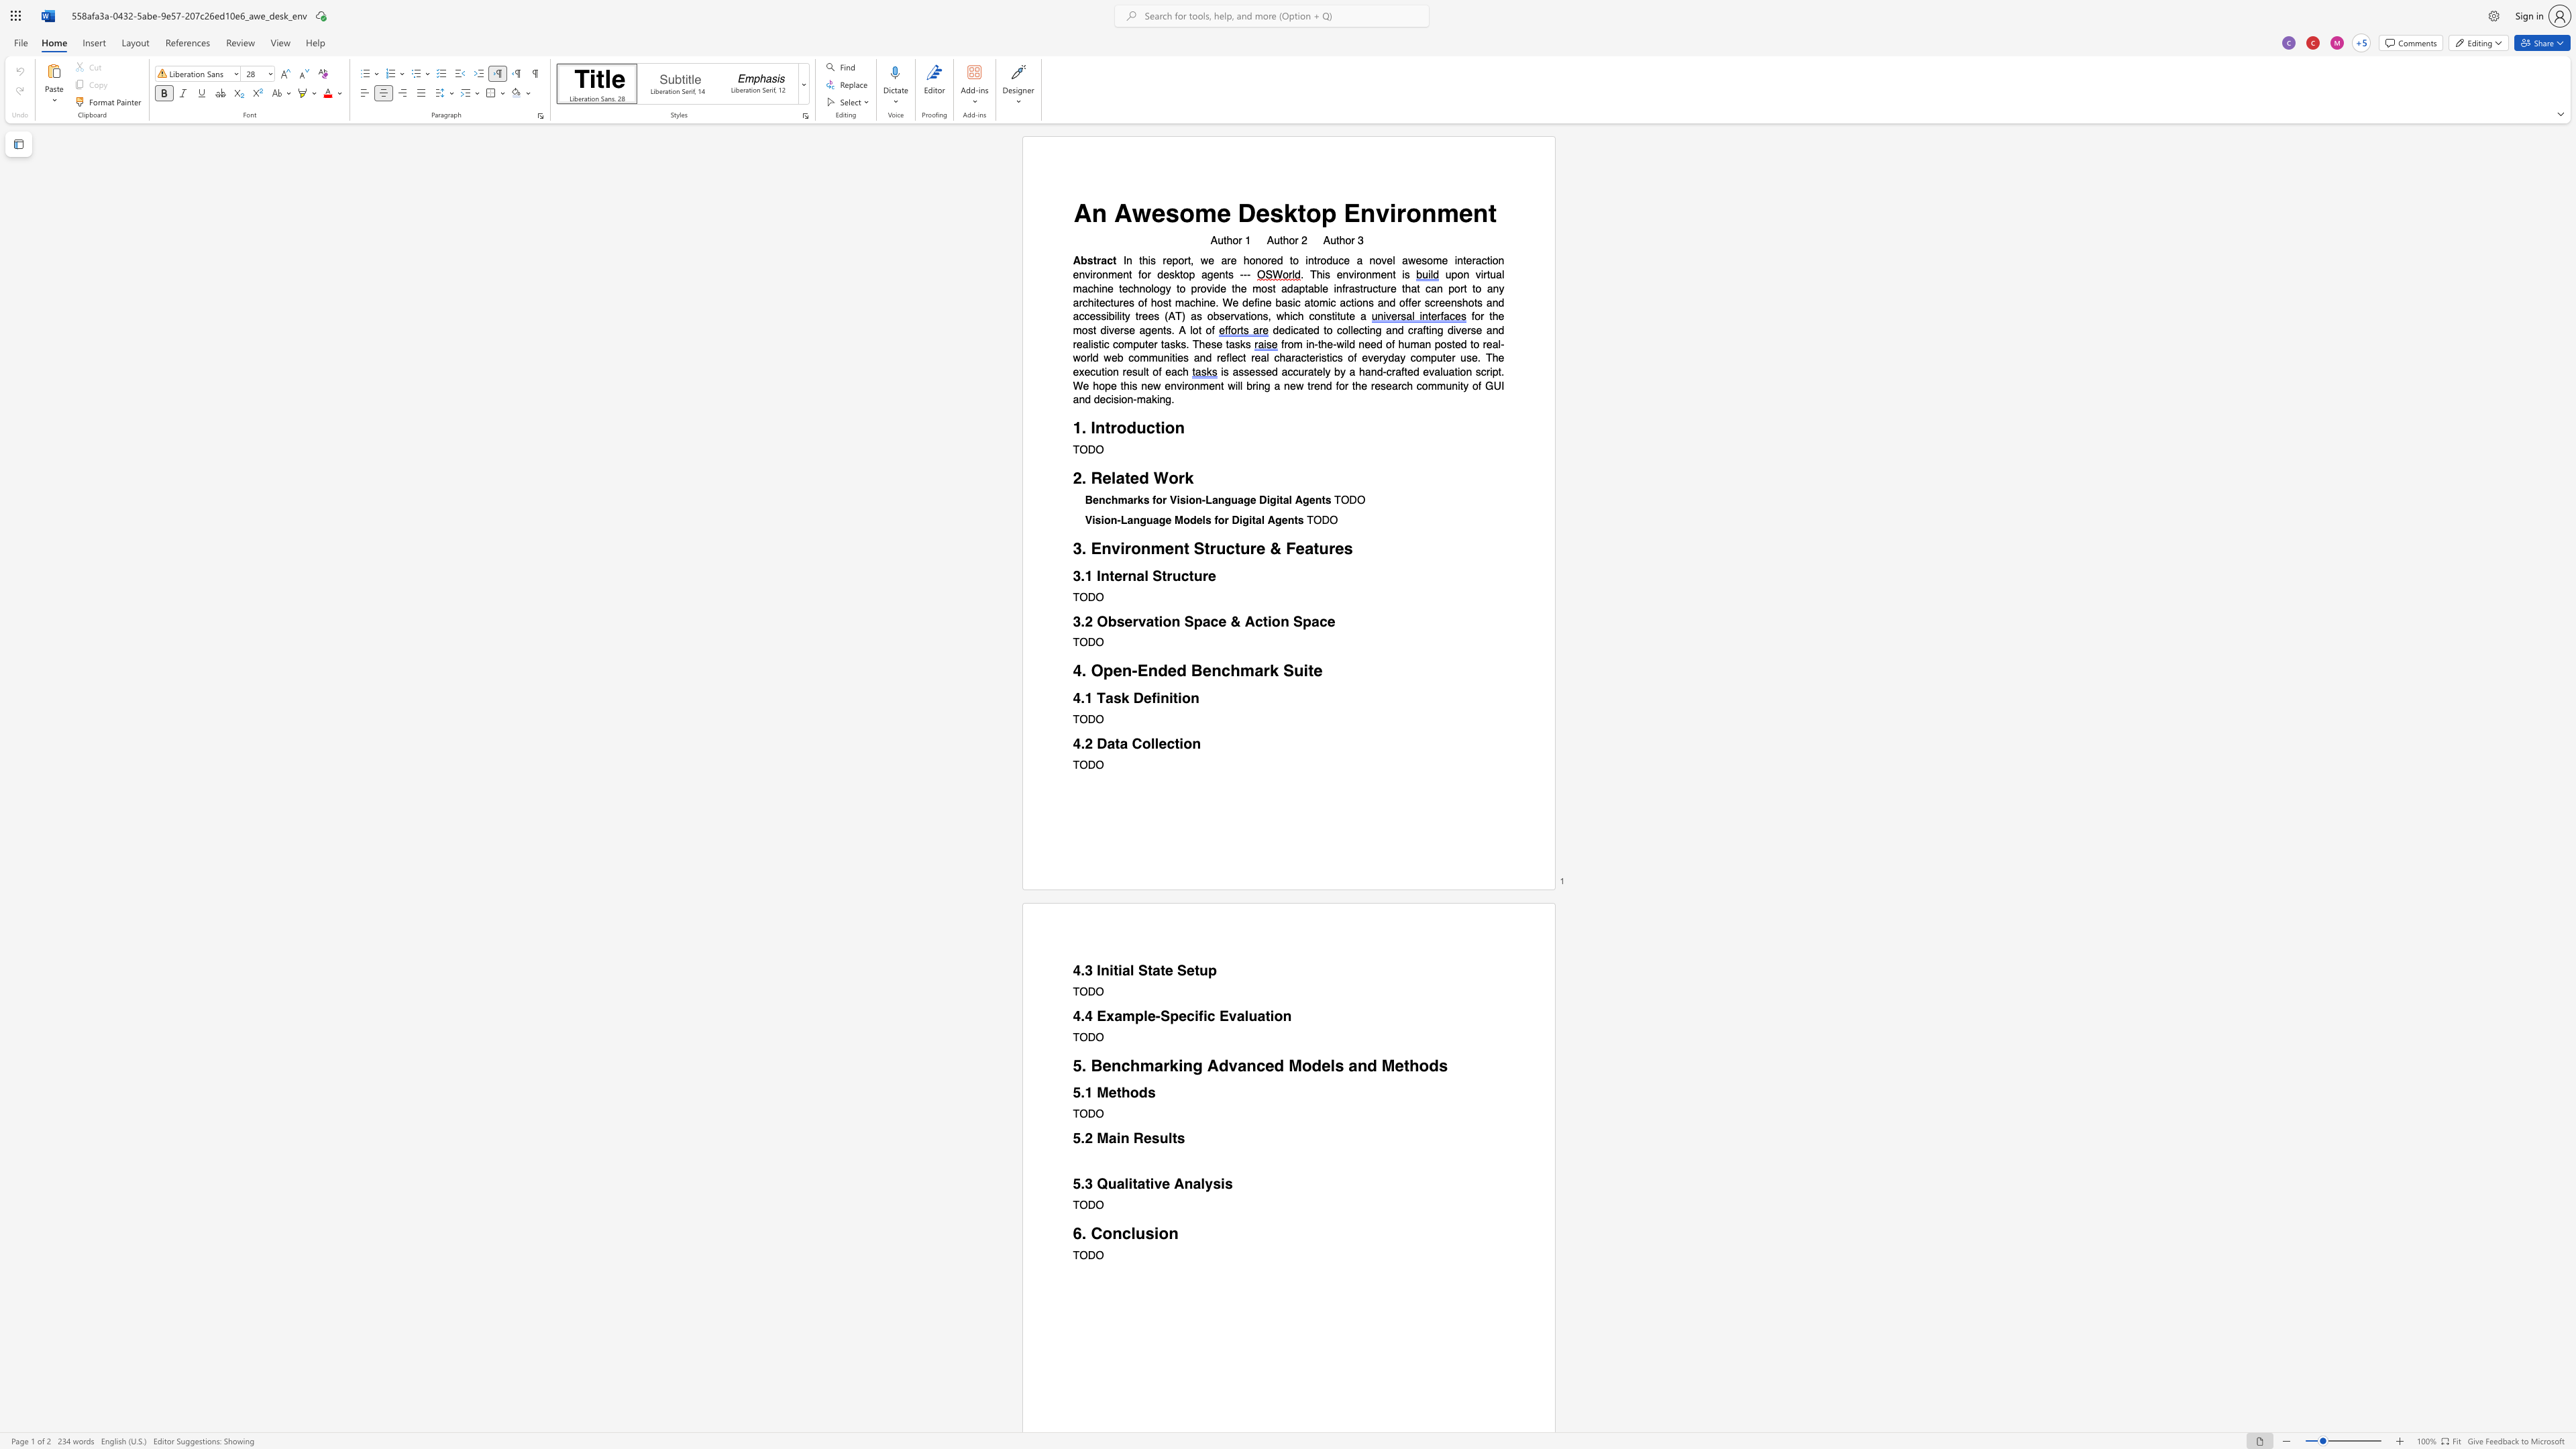 This screenshot has width=2576, height=1449. Describe the element at coordinates (1149, 742) in the screenshot. I see `the subset text "lle" within the text "Data Collection"` at that location.